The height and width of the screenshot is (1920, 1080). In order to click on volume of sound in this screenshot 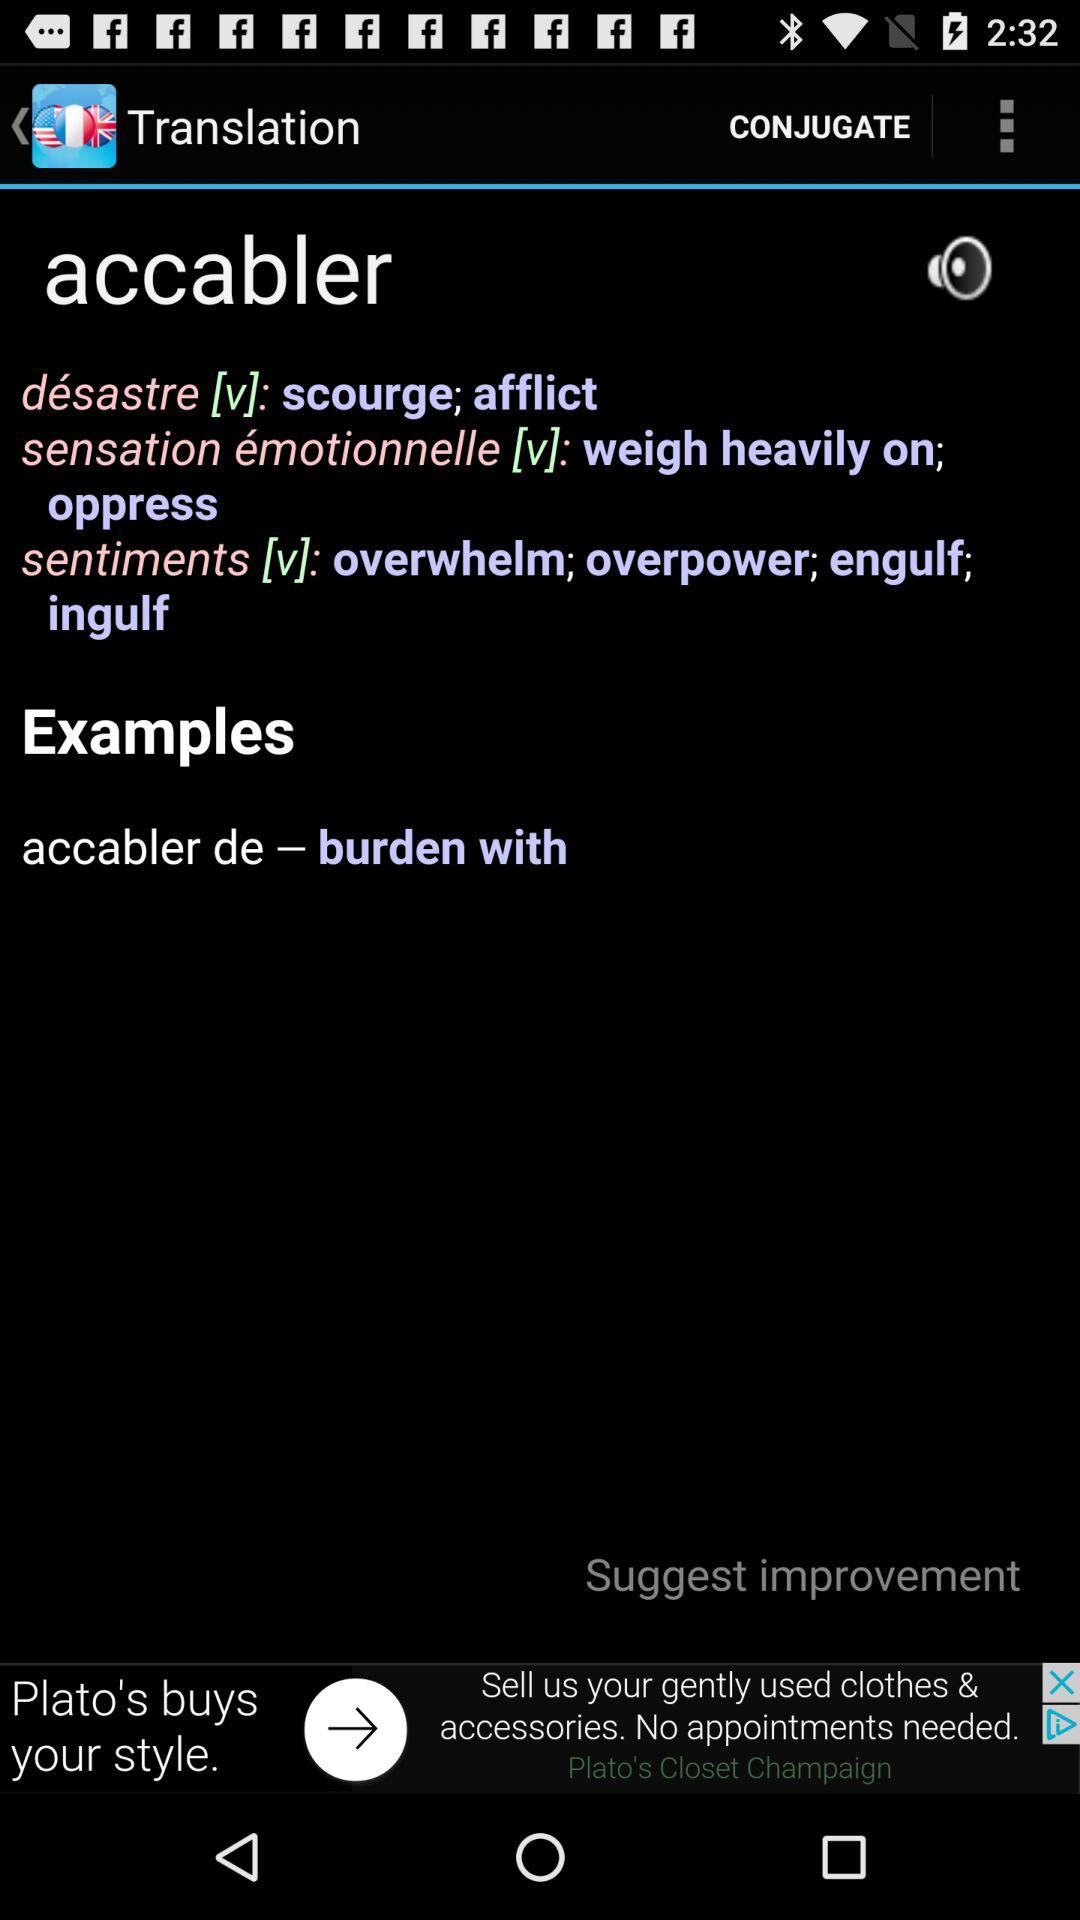, I will do `click(958, 266)`.